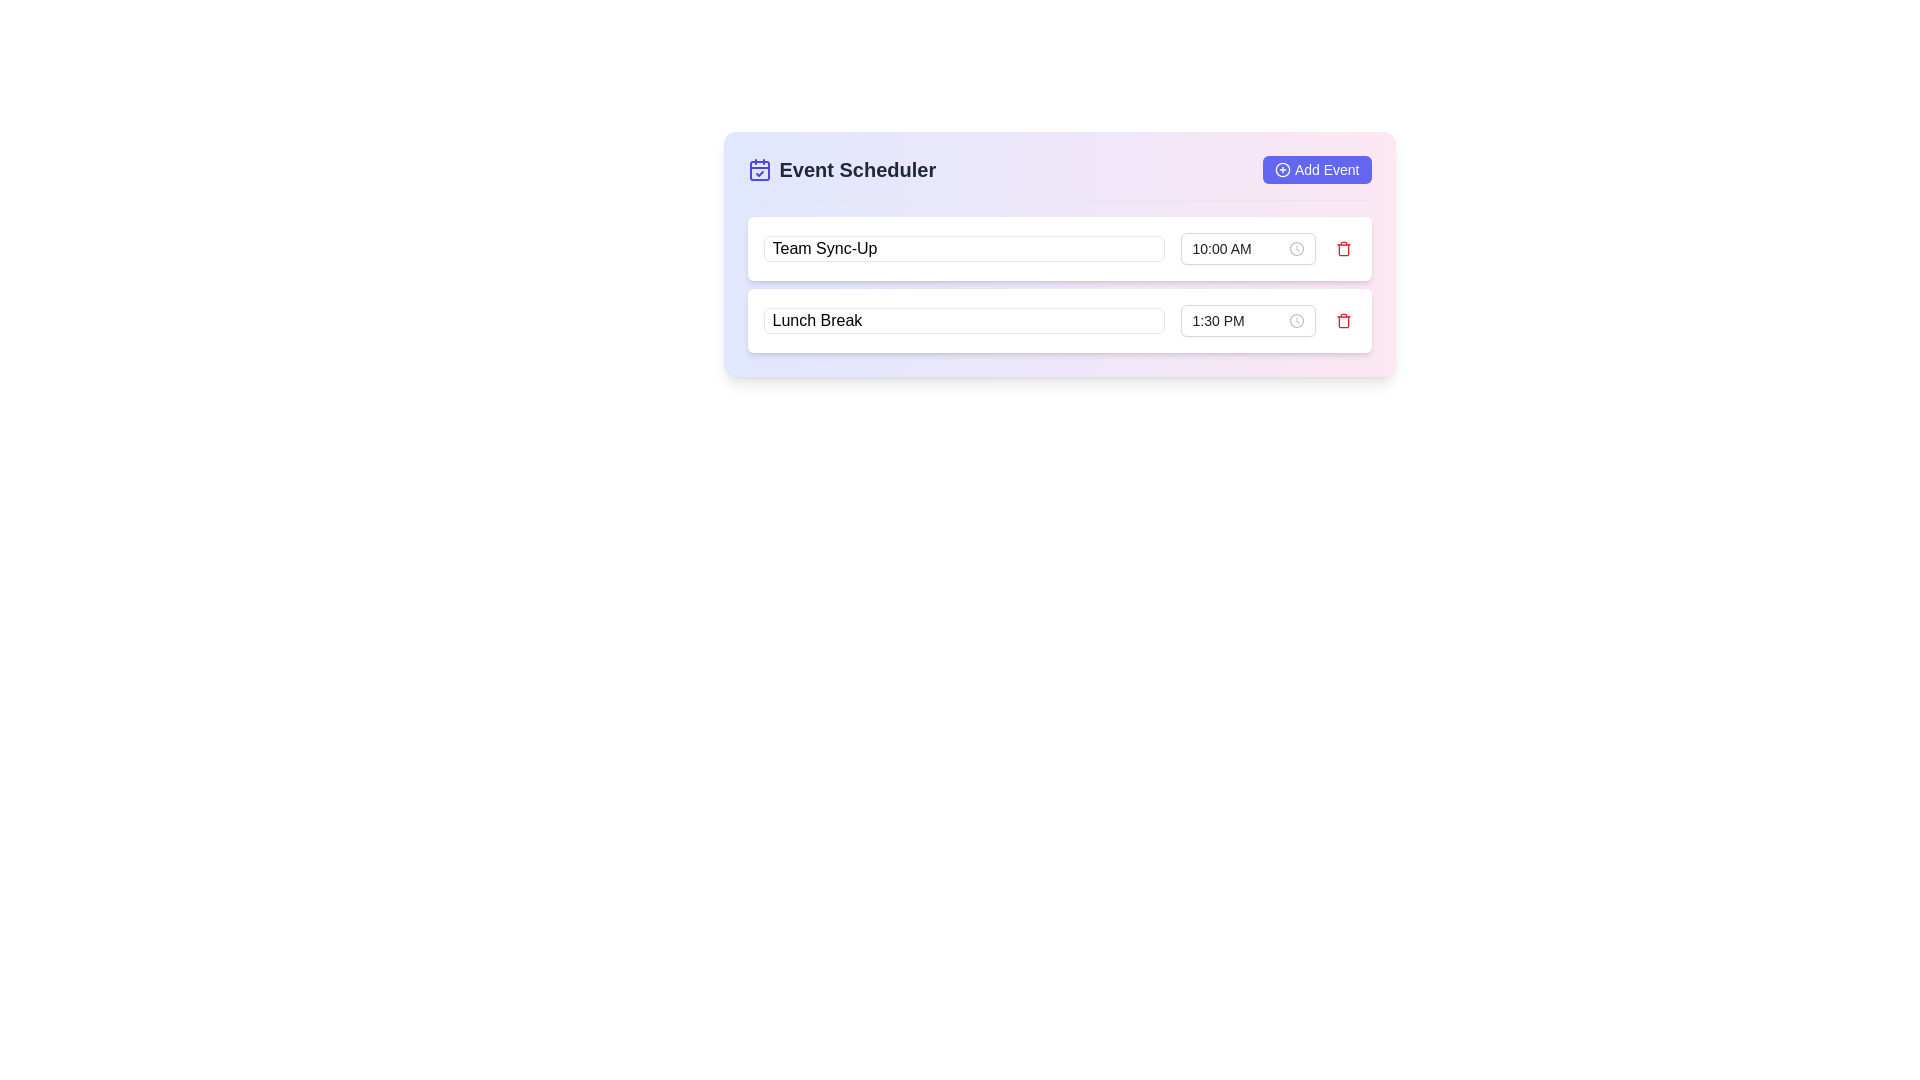  I want to click on the button located at the top right corner of the 'Event Scheduler' section, so click(1317, 168).